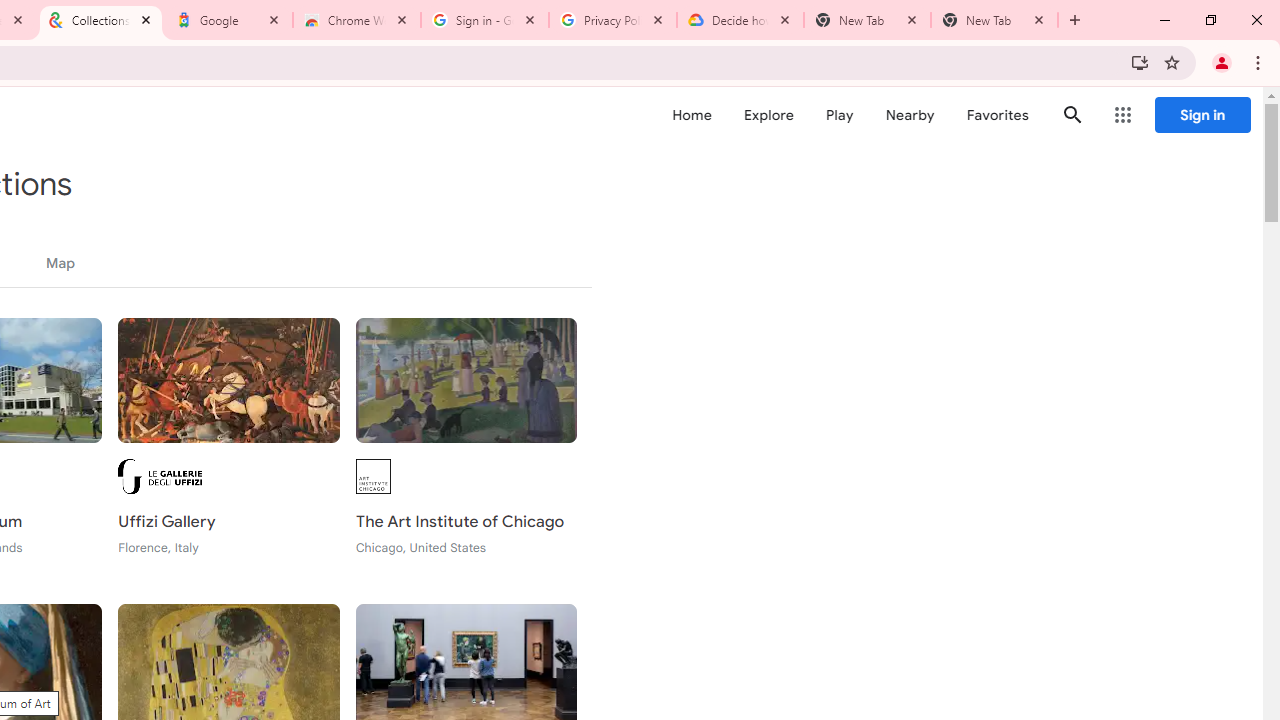 The width and height of the screenshot is (1280, 720). What do you see at coordinates (1139, 61) in the screenshot?
I see `'Install Google Arts & Culture'` at bounding box center [1139, 61].